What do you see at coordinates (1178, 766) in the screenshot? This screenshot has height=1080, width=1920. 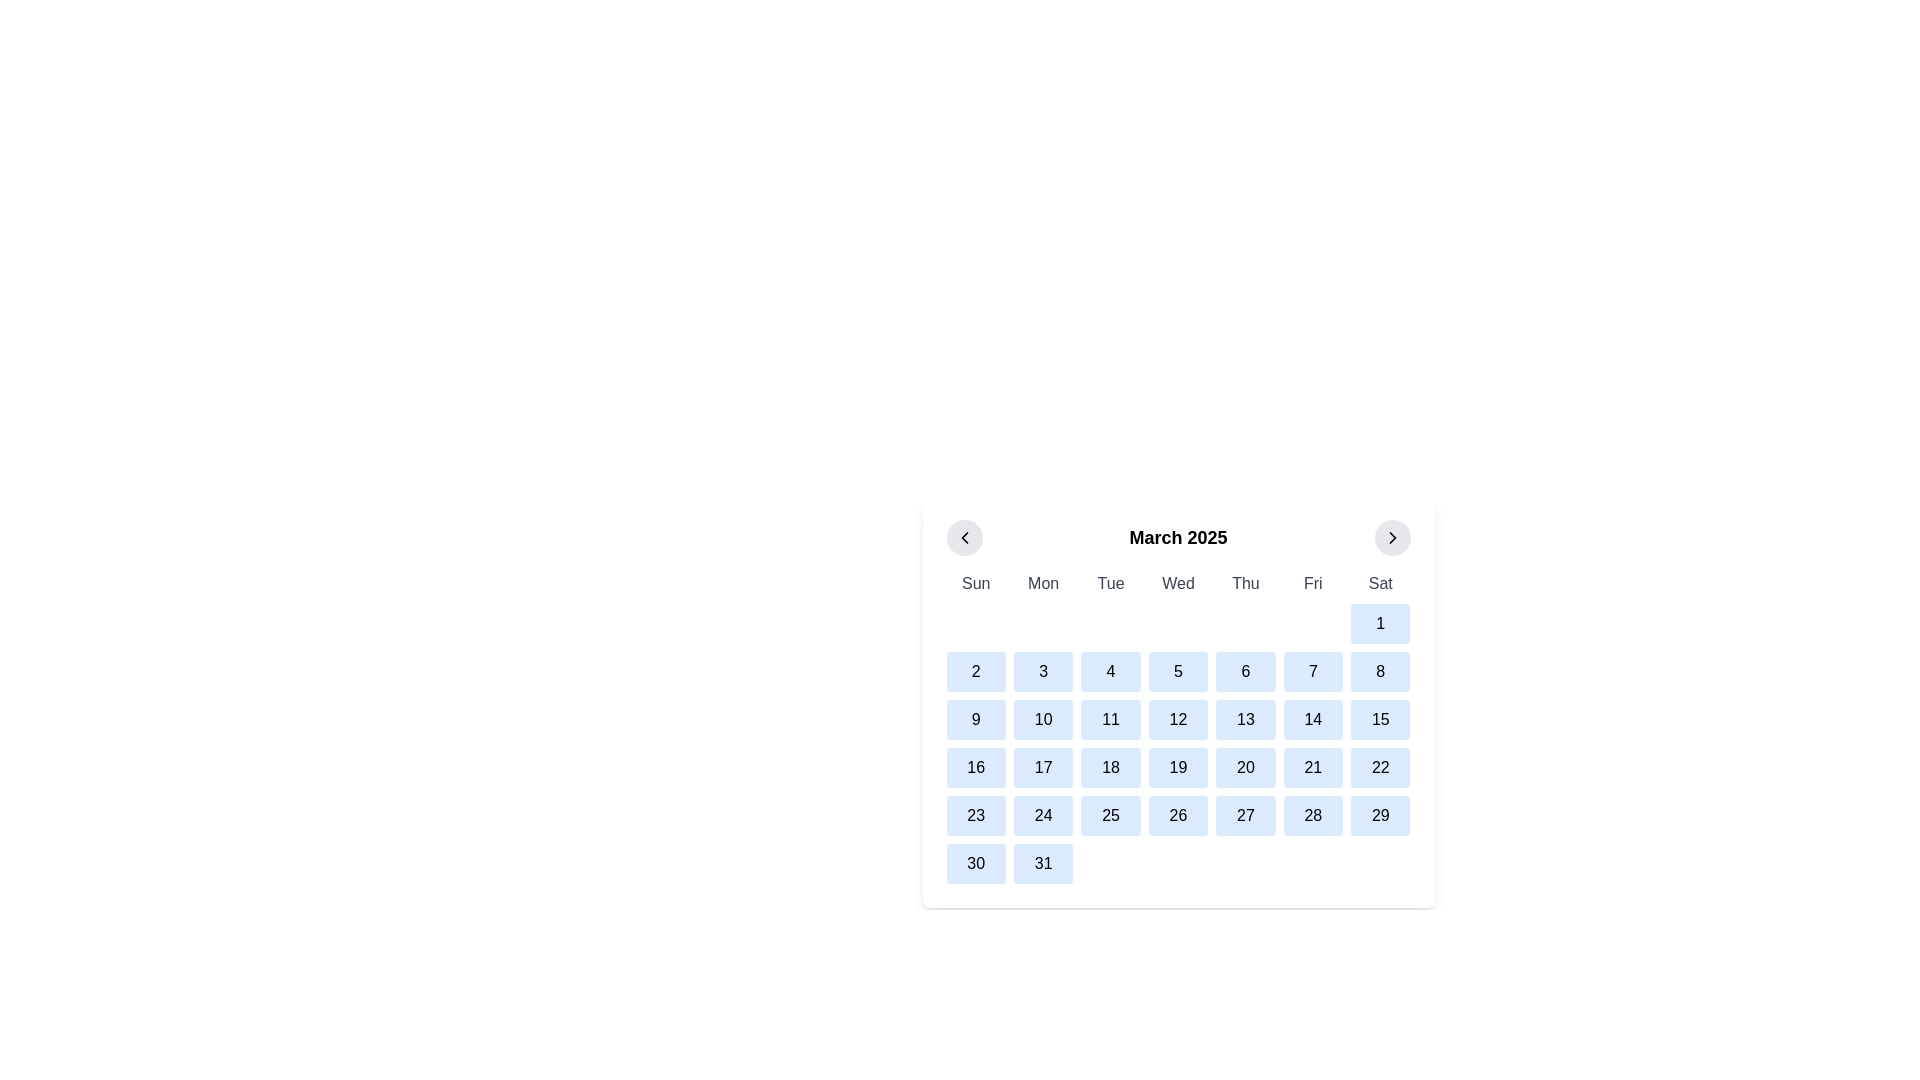 I see `the rectangular light blue button with the number '19' at its center` at bounding box center [1178, 766].